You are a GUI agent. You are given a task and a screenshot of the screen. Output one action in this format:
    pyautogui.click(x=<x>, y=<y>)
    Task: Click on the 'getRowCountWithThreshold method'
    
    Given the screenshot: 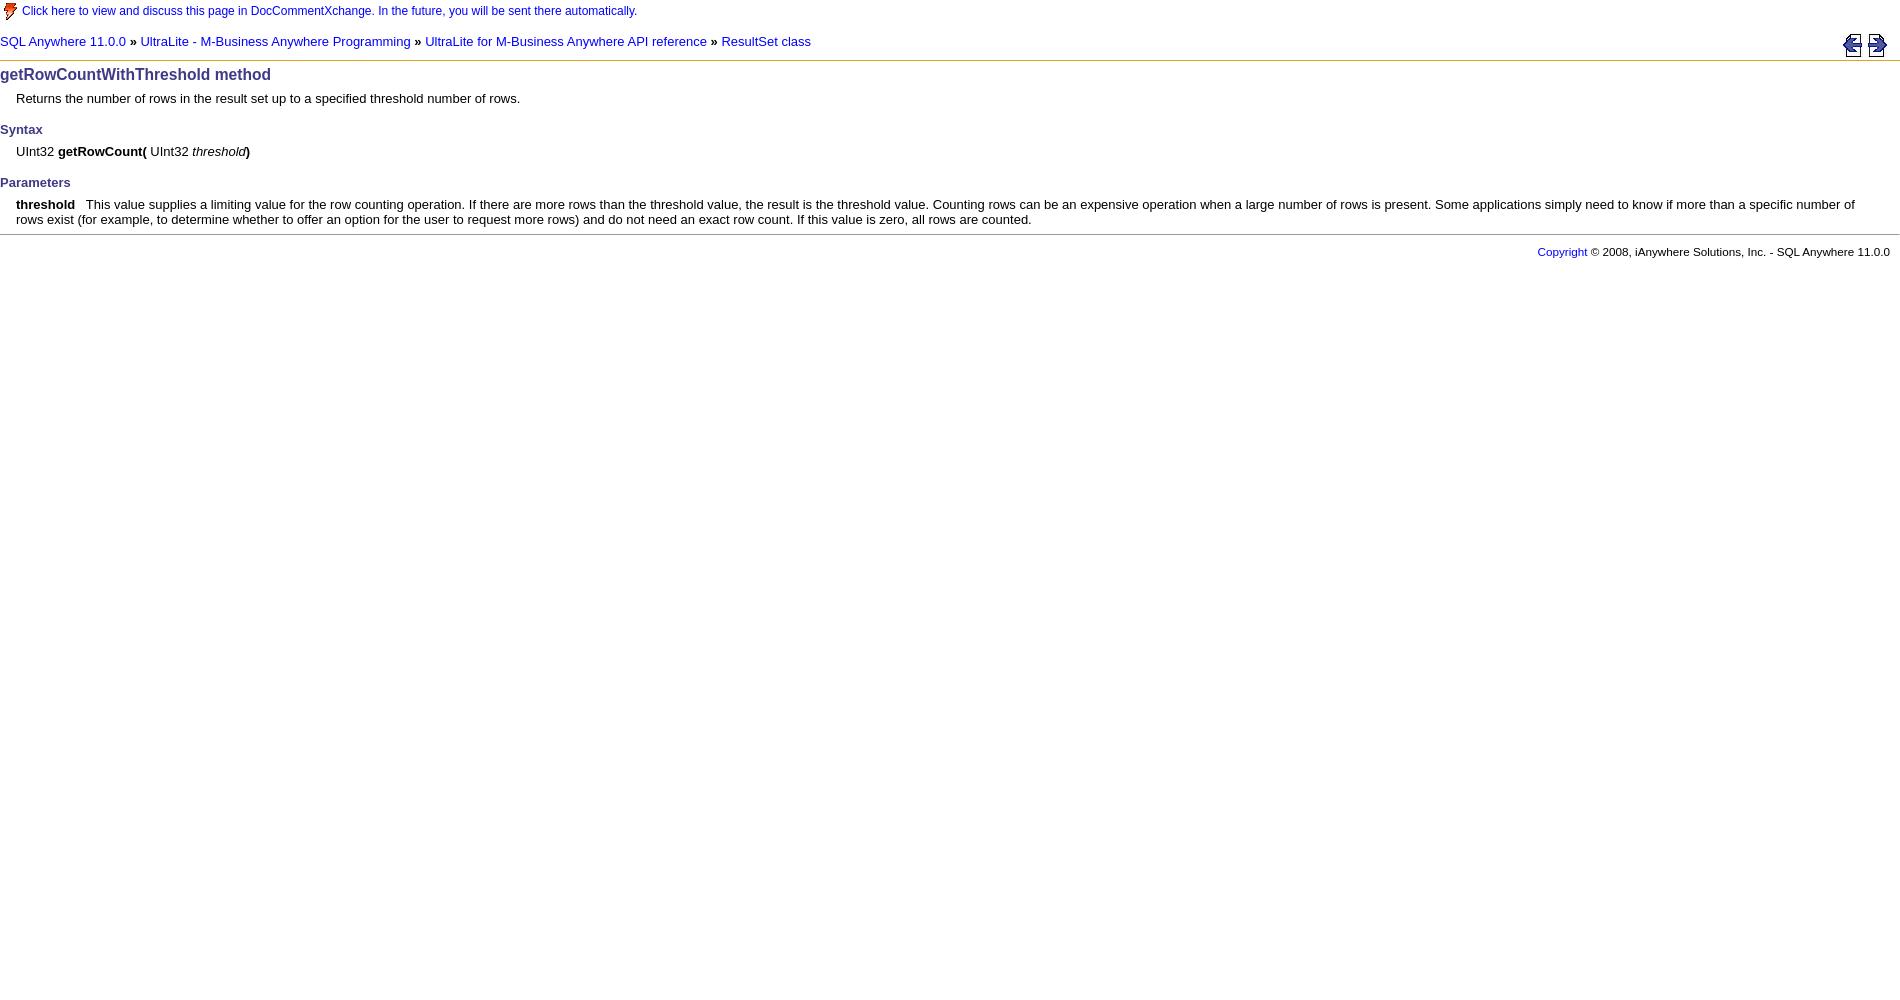 What is the action you would take?
    pyautogui.click(x=135, y=73)
    